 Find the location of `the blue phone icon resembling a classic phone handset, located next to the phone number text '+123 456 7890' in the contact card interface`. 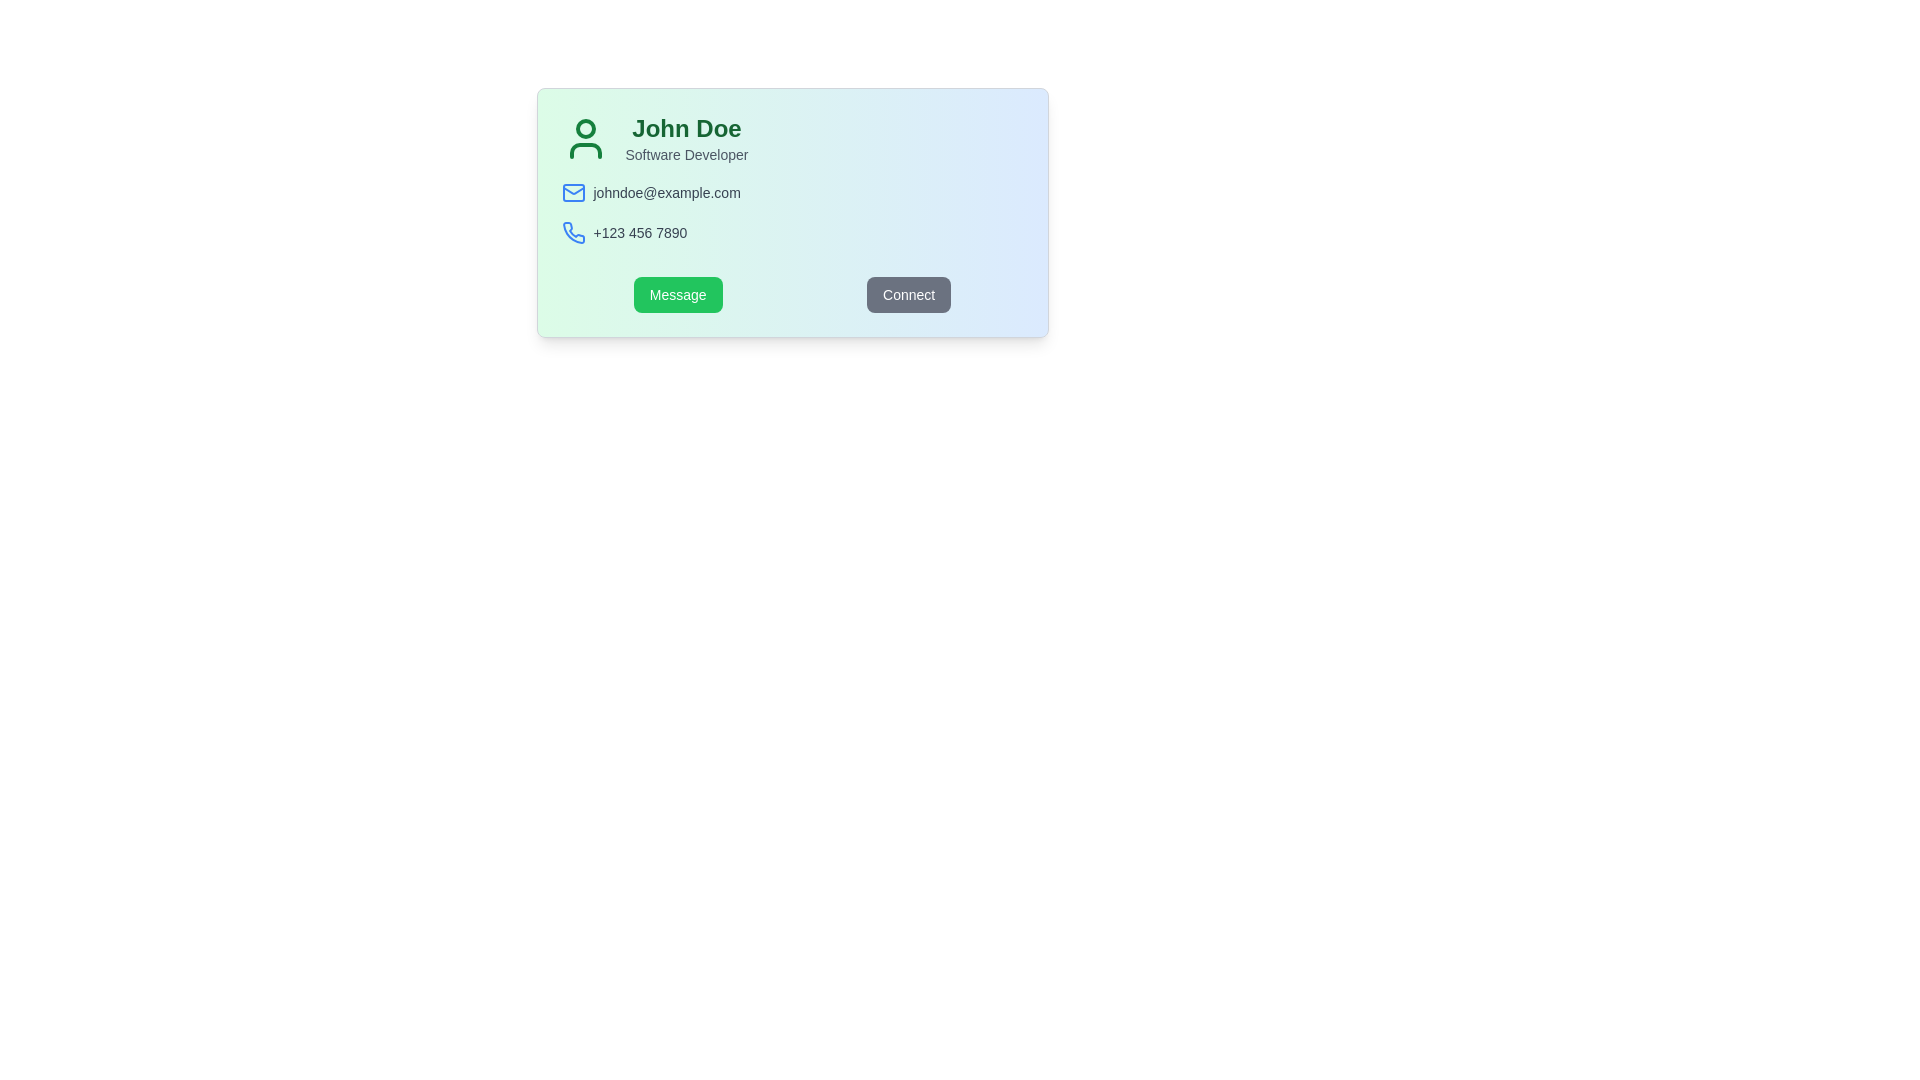

the blue phone icon resembling a classic phone handset, located next to the phone number text '+123 456 7890' in the contact card interface is located at coordinates (572, 231).